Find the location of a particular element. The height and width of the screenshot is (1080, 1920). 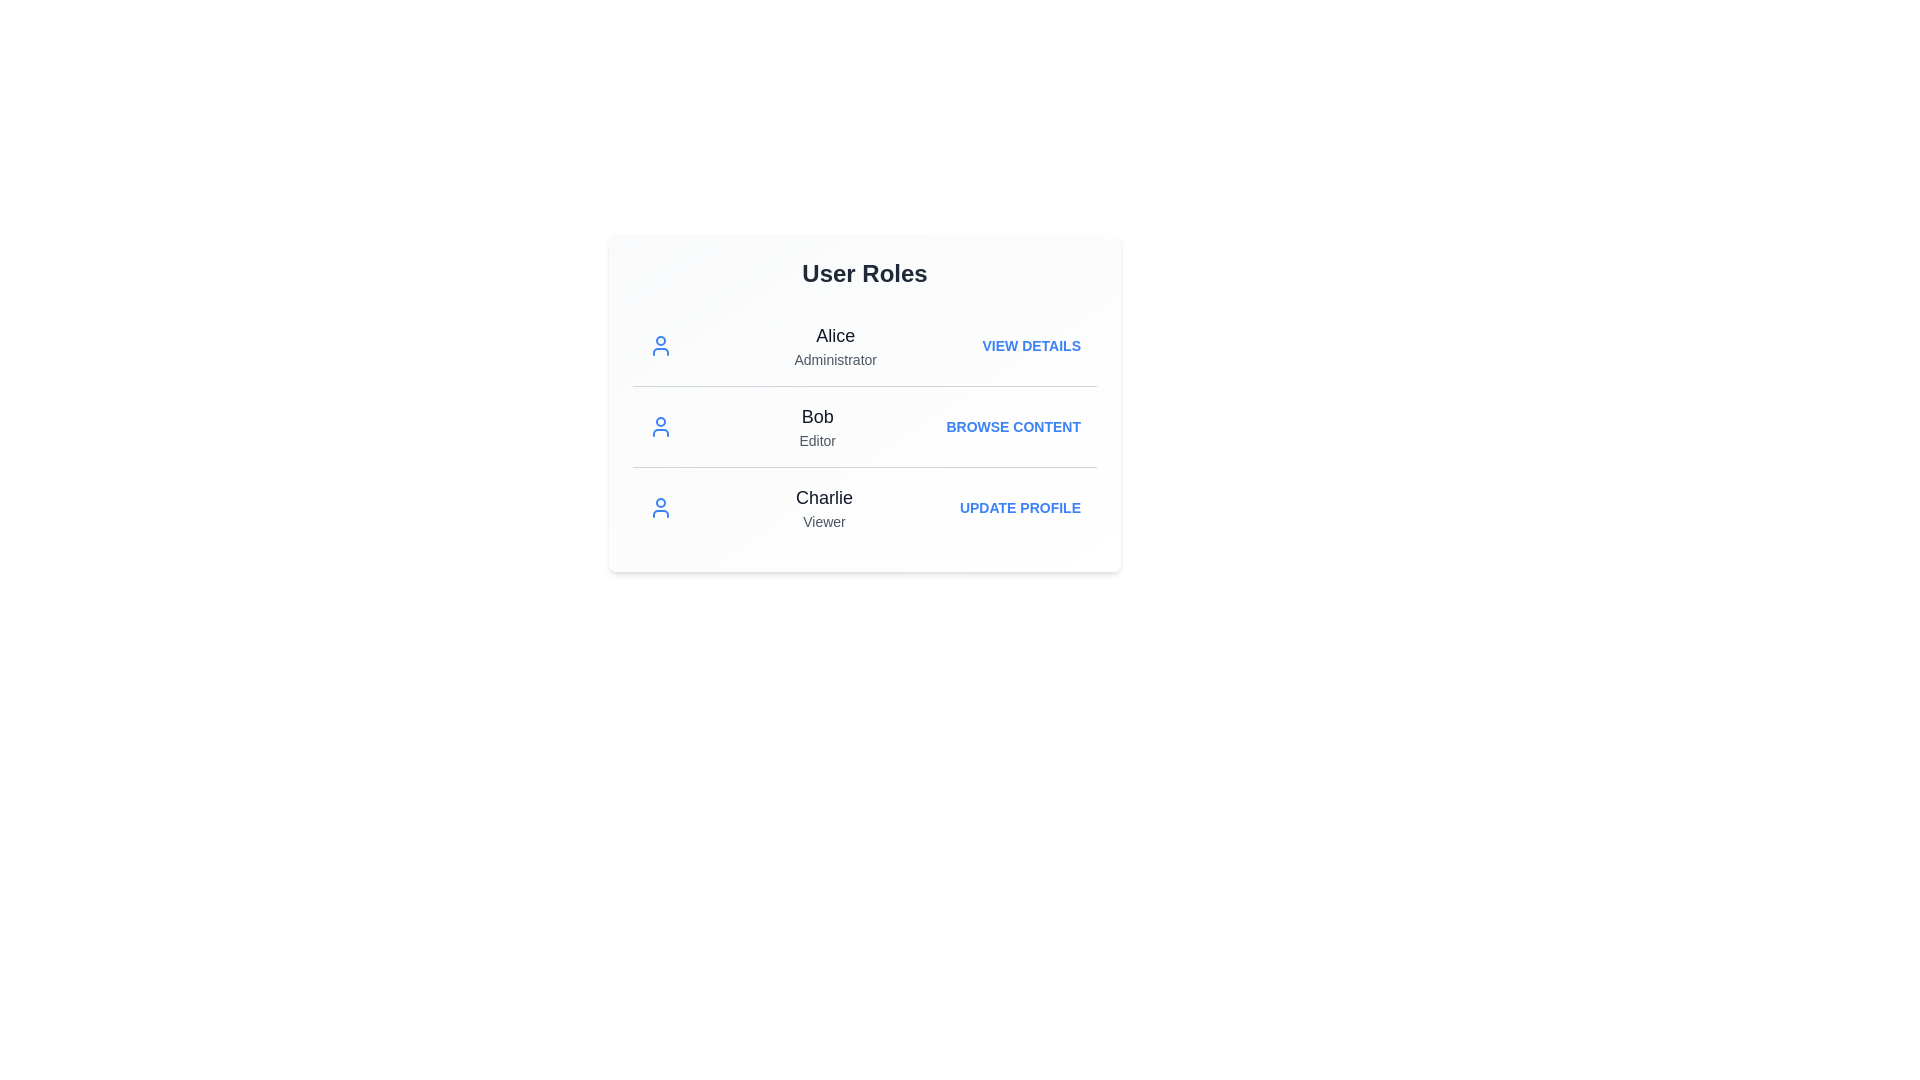

the Text display element that shows the name and role of a user in the user management section, positioned between an icon and a bold blue 'Update Profile' link is located at coordinates (824, 507).